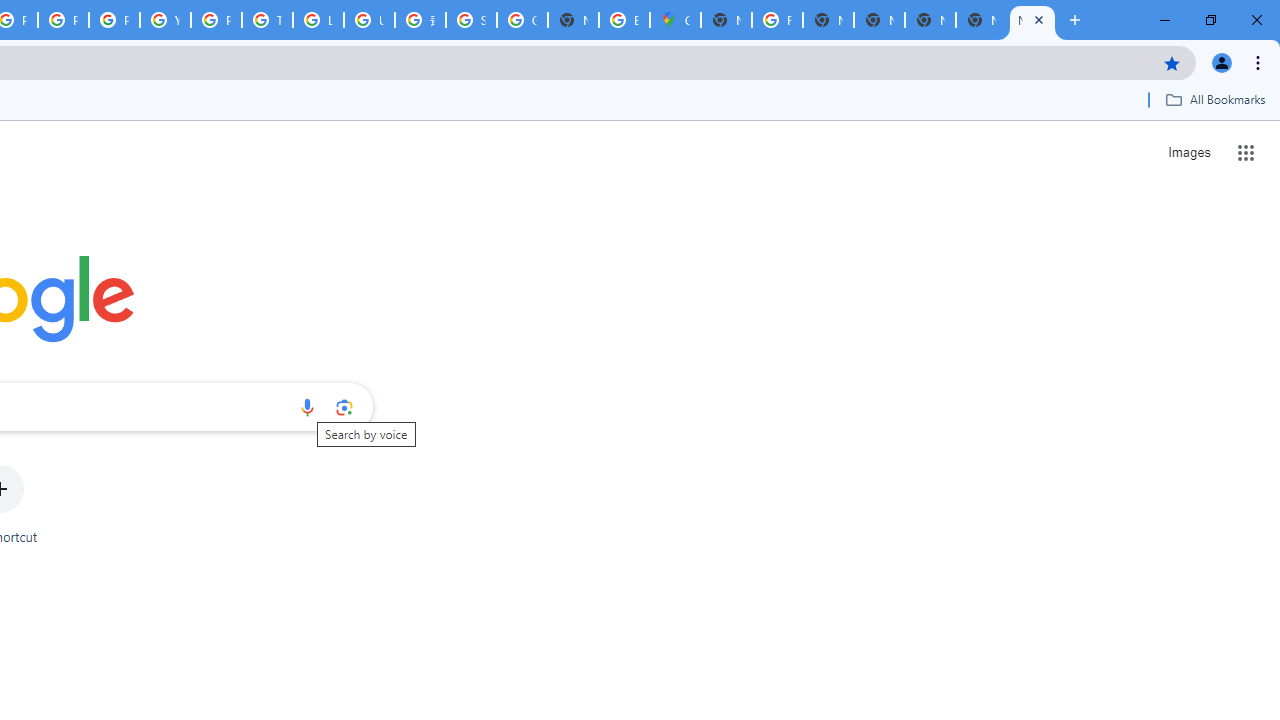 Image resolution: width=1280 pixels, height=720 pixels. Describe the element at coordinates (266, 20) in the screenshot. I see `'Tips & tricks for Chrome - Google Chrome Help'` at that location.